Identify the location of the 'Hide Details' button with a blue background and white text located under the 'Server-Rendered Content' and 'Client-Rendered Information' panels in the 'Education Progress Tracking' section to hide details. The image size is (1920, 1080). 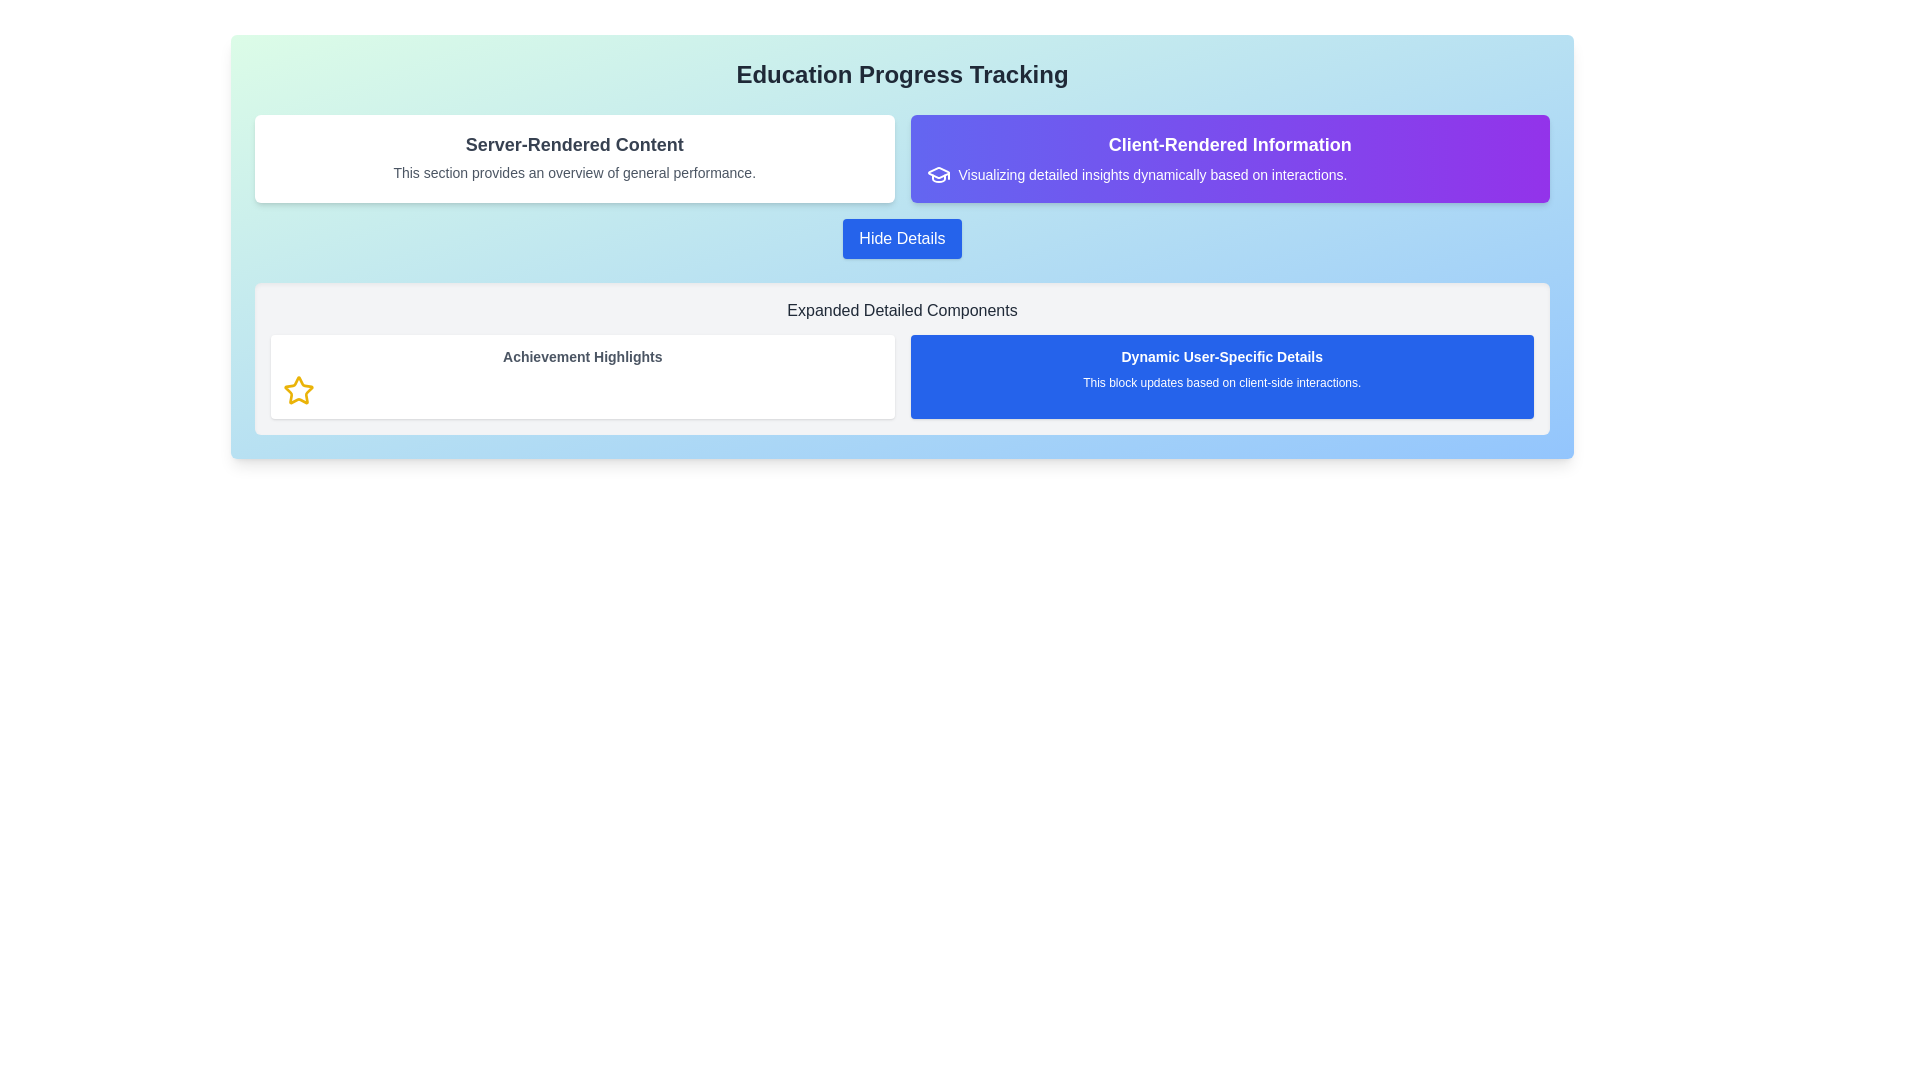
(901, 238).